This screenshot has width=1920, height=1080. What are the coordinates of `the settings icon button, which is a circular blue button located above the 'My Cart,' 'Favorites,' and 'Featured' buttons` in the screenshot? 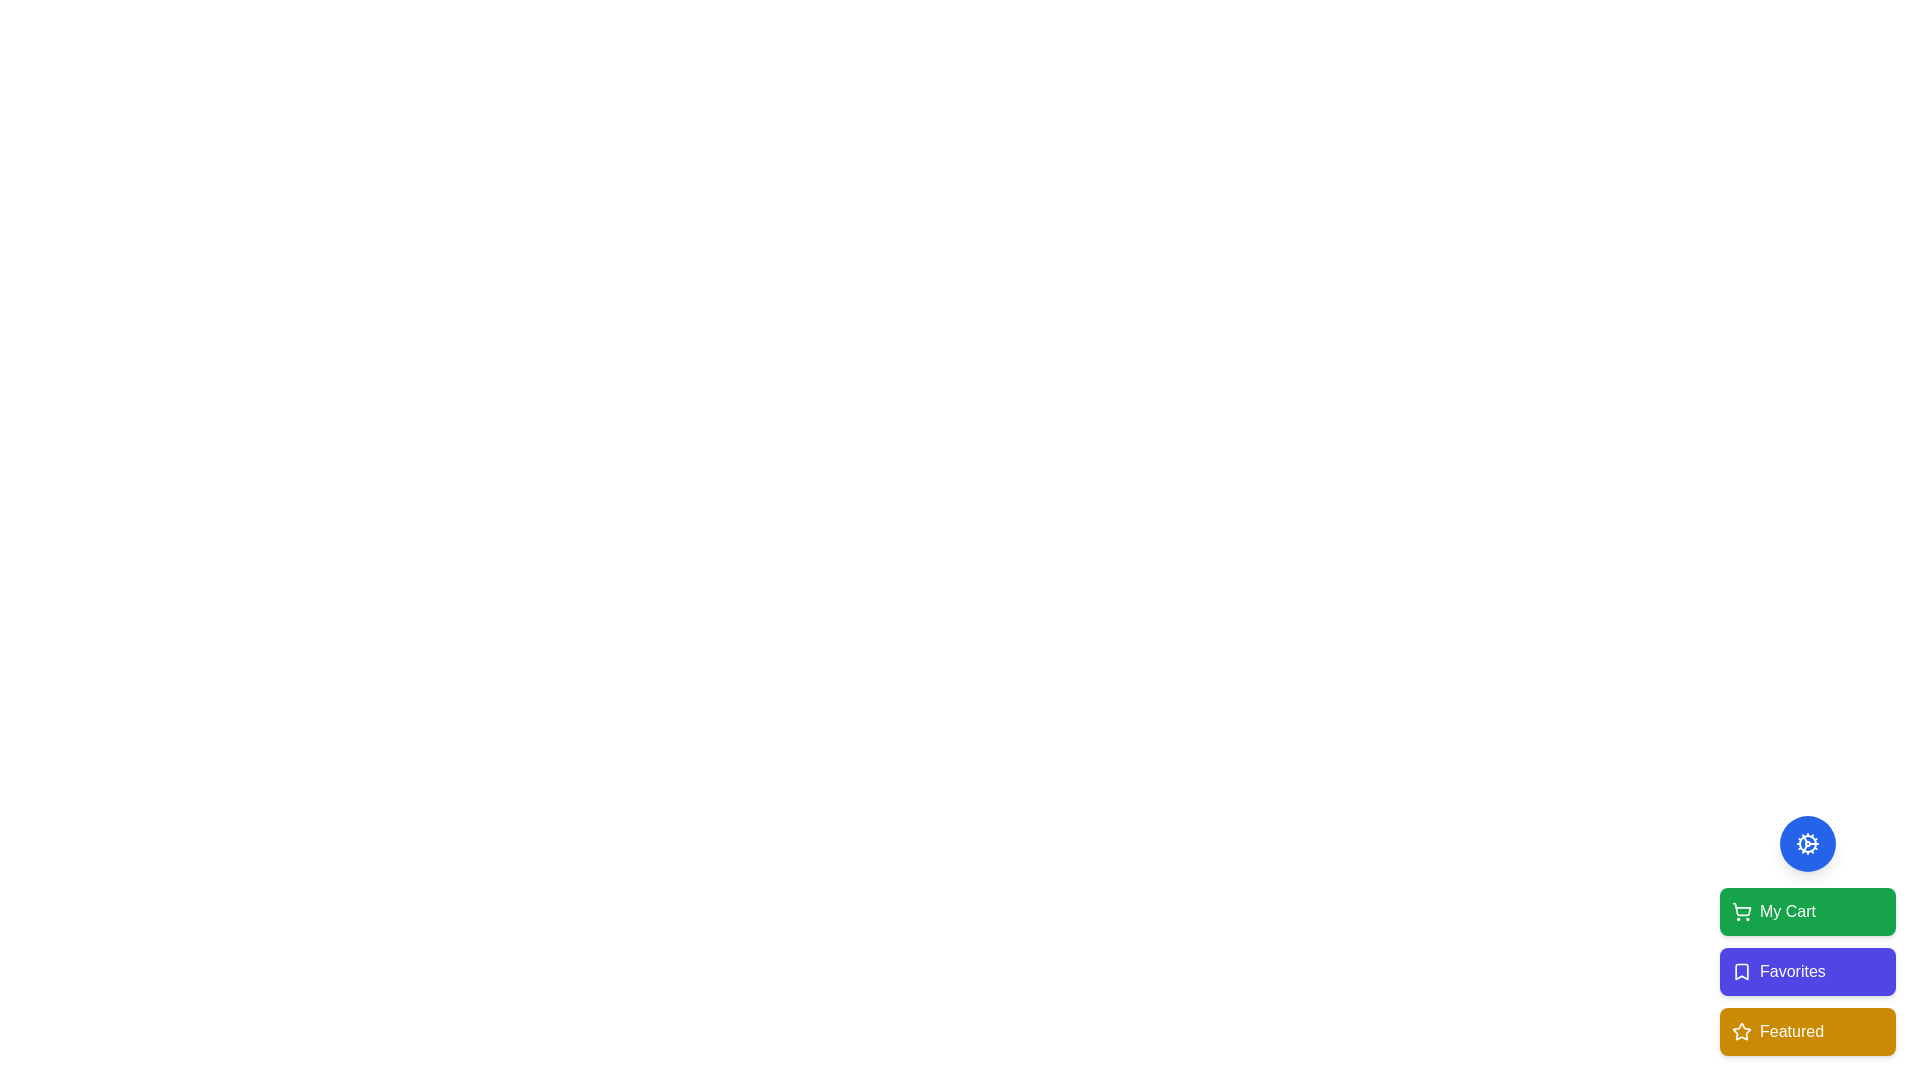 It's located at (1808, 844).